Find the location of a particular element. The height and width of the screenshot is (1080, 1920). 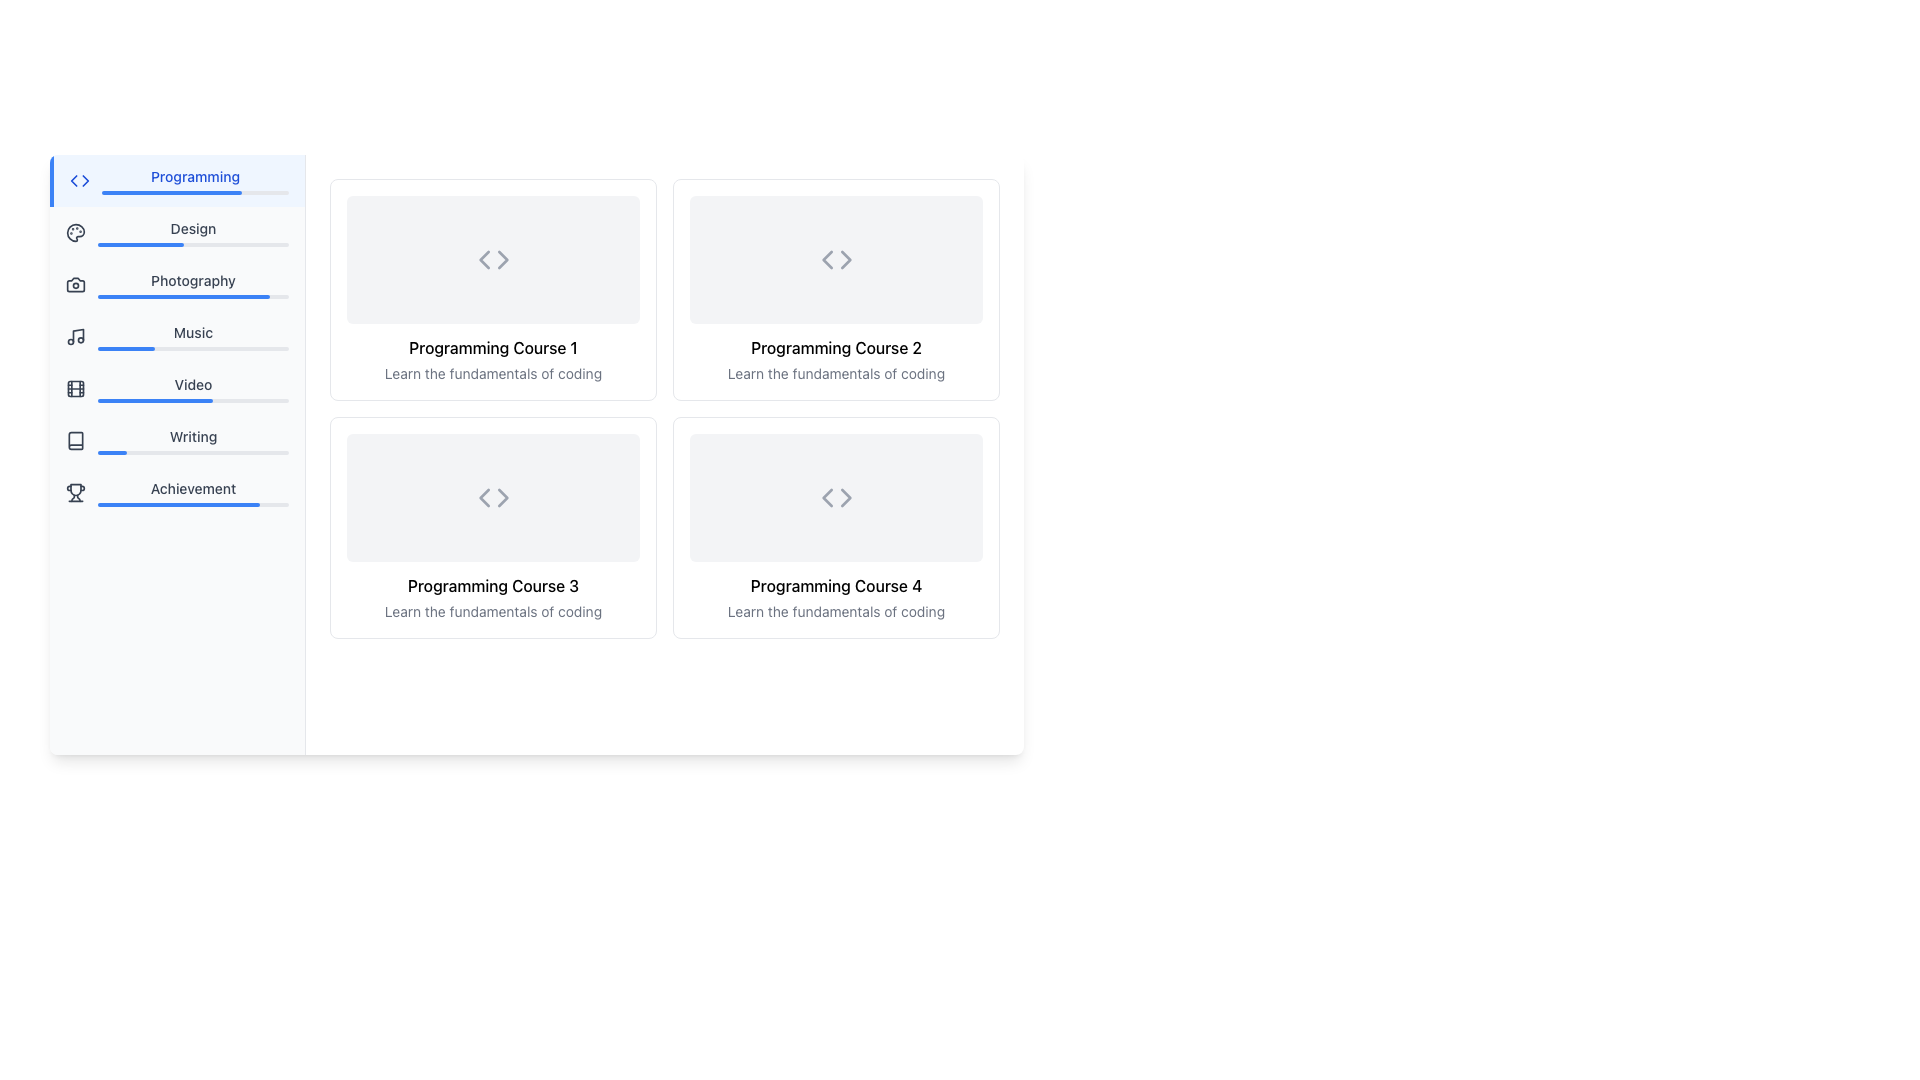

the Progress bar segment that visually represents the 45% completion level for the 'Design' category, which is located next to the 'Design' label in the vertical side menu is located at coordinates (139, 244).